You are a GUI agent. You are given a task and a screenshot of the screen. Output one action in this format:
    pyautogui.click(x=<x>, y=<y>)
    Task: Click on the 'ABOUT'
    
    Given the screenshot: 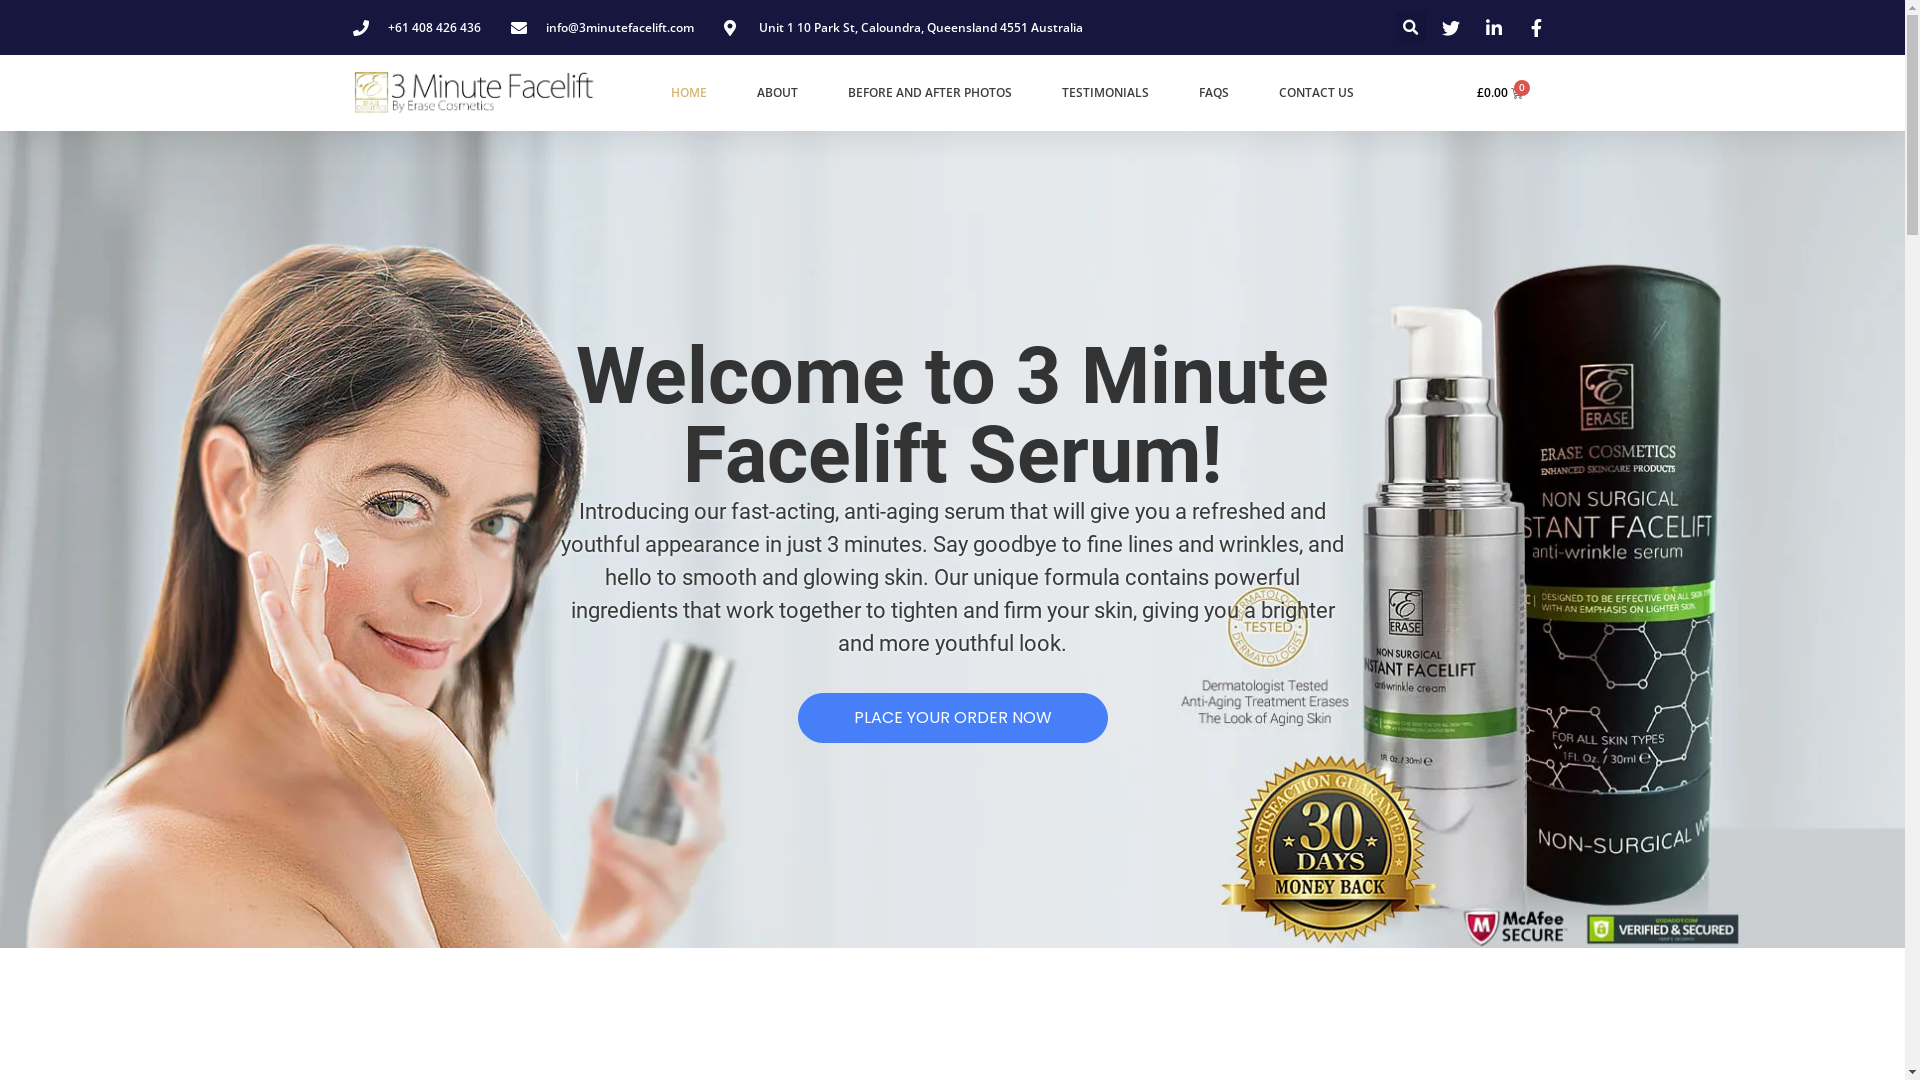 What is the action you would take?
    pyautogui.click(x=776, y=92)
    